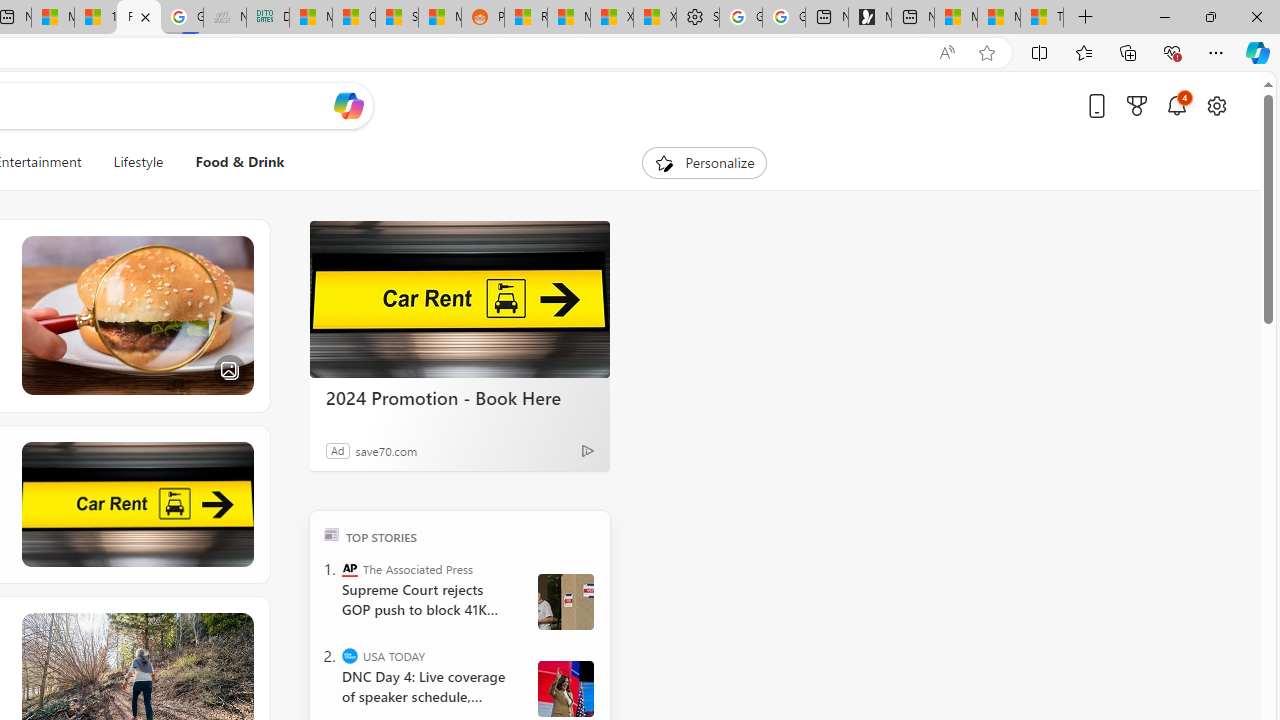 The width and height of the screenshot is (1280, 720). What do you see at coordinates (386, 450) in the screenshot?
I see `'save70.com'` at bounding box center [386, 450].